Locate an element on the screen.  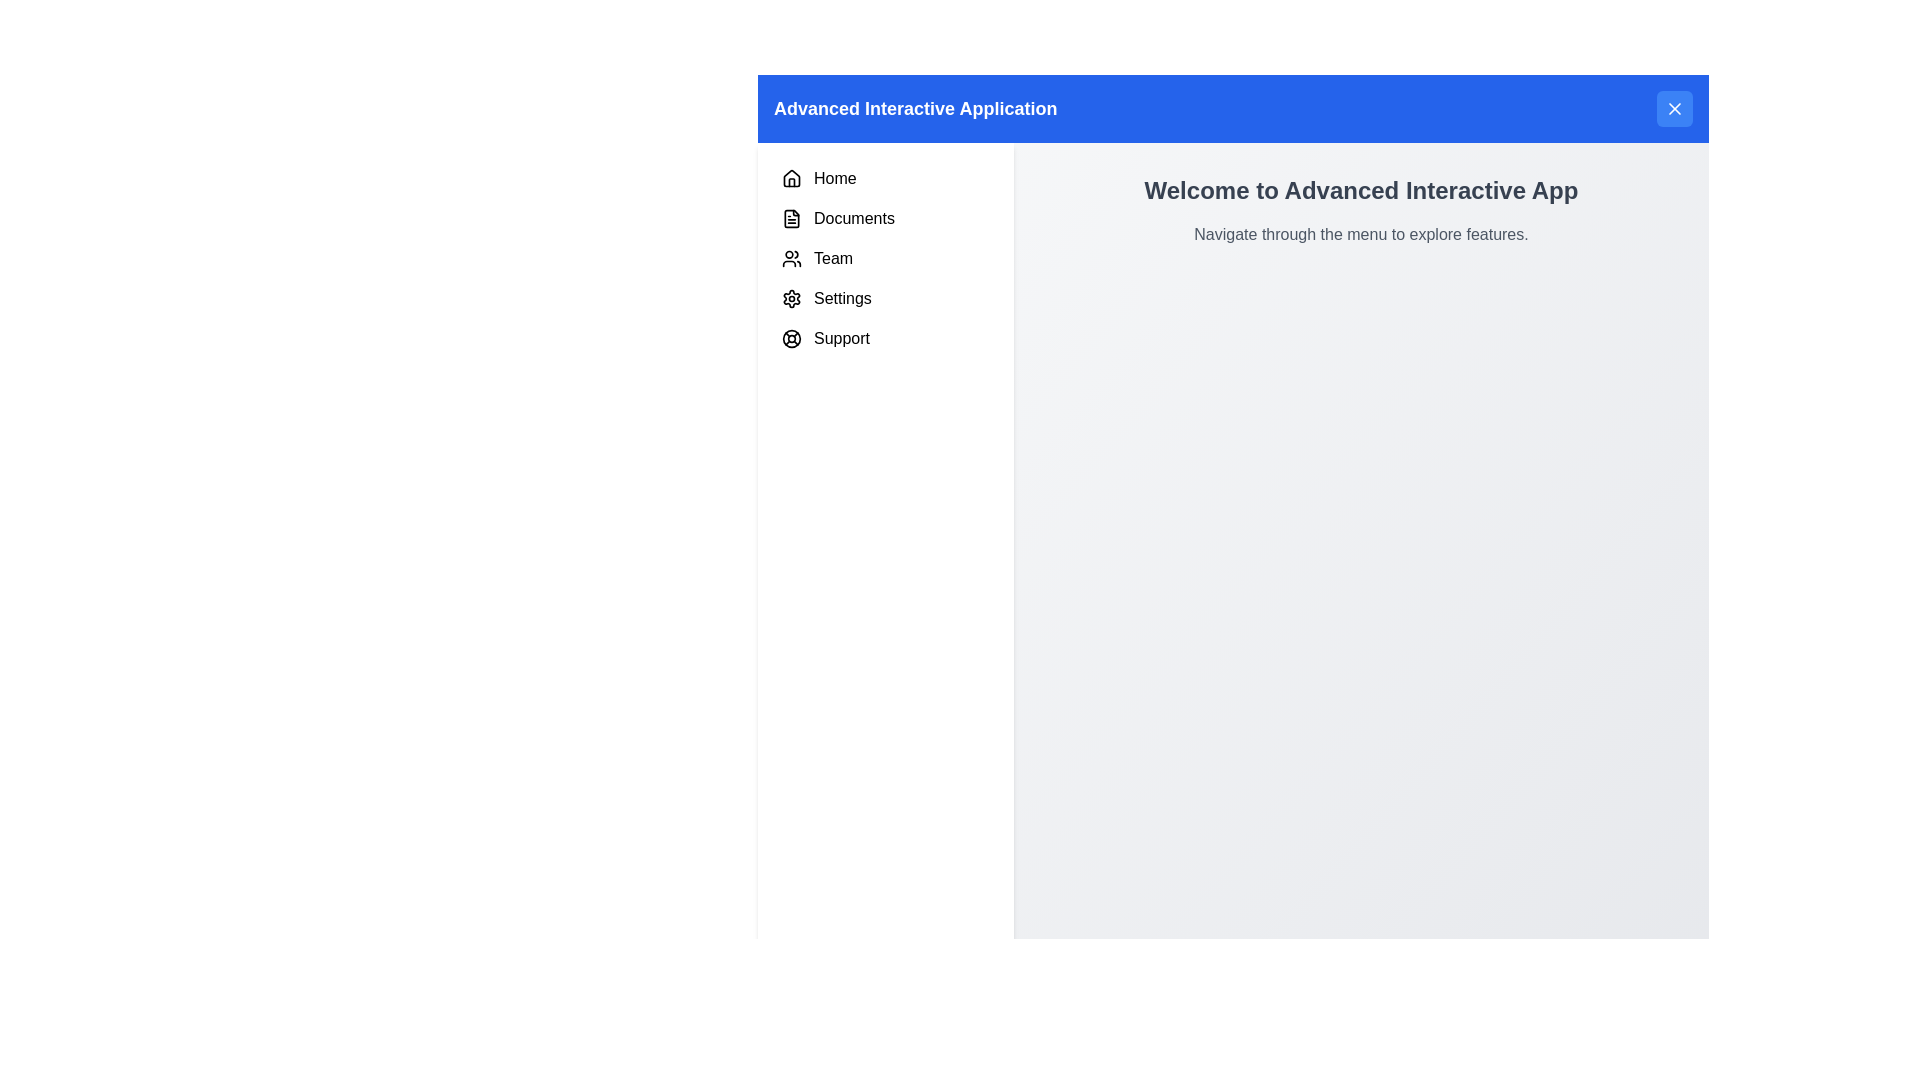
the life buoy icon in the sidebar menu is located at coordinates (791, 338).